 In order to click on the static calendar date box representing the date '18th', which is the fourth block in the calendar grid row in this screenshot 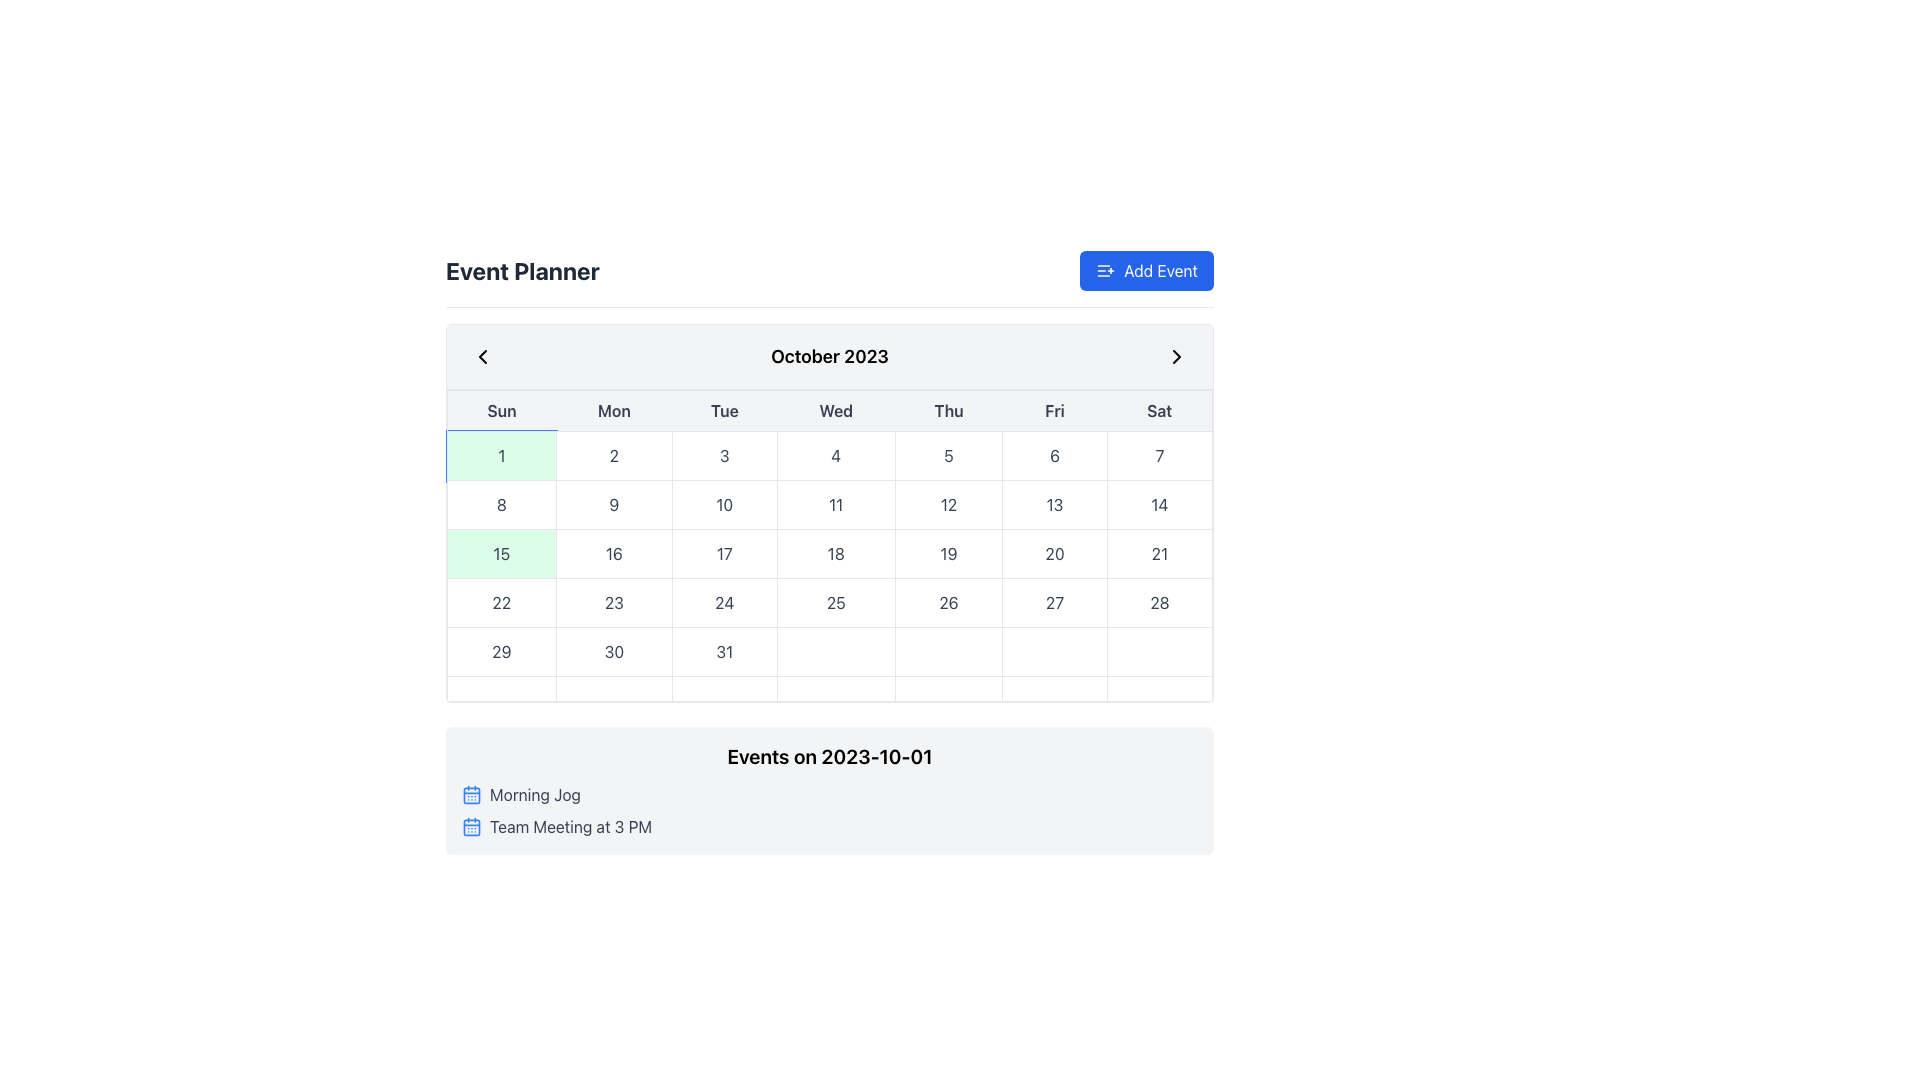, I will do `click(836, 554)`.